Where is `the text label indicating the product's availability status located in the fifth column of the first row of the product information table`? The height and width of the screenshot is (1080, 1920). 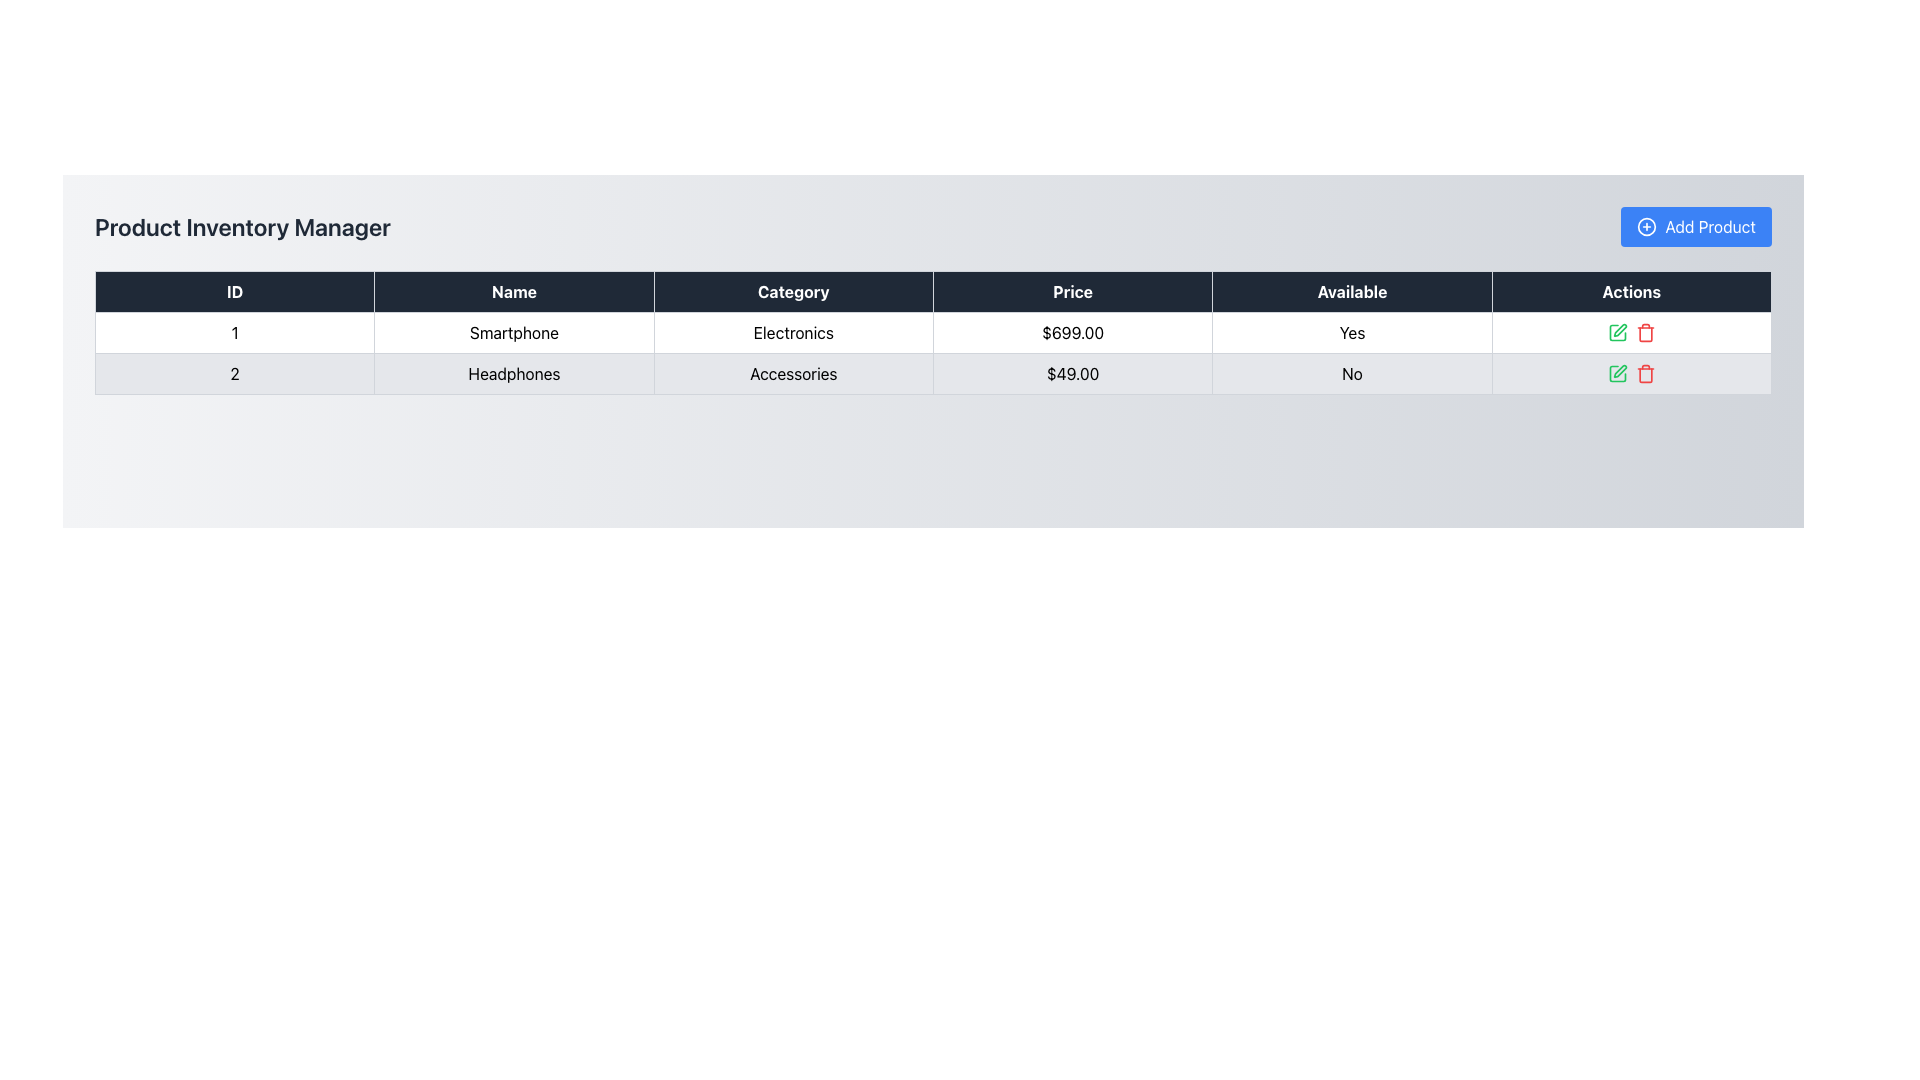
the text label indicating the product's availability status located in the fifth column of the first row of the product information table is located at coordinates (1352, 331).